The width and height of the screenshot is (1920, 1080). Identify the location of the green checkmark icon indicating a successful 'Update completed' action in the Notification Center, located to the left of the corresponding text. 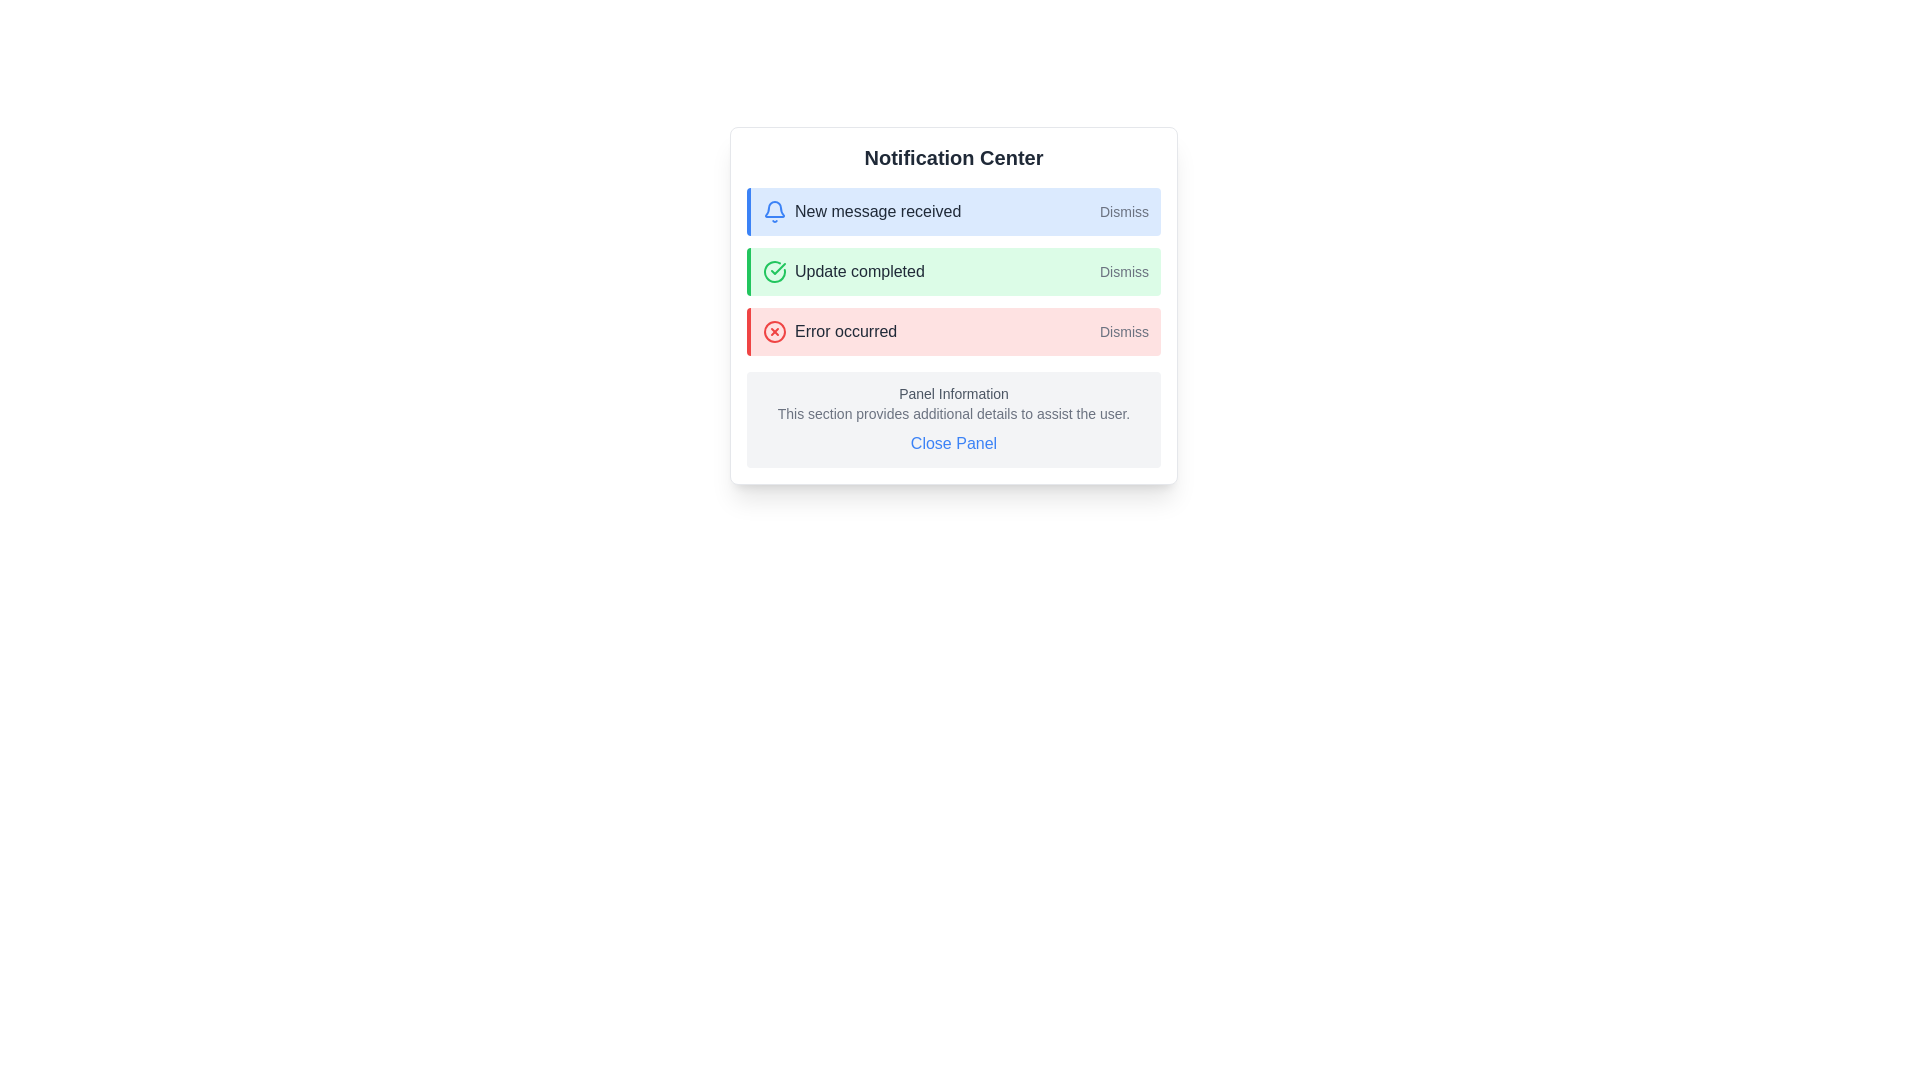
(777, 268).